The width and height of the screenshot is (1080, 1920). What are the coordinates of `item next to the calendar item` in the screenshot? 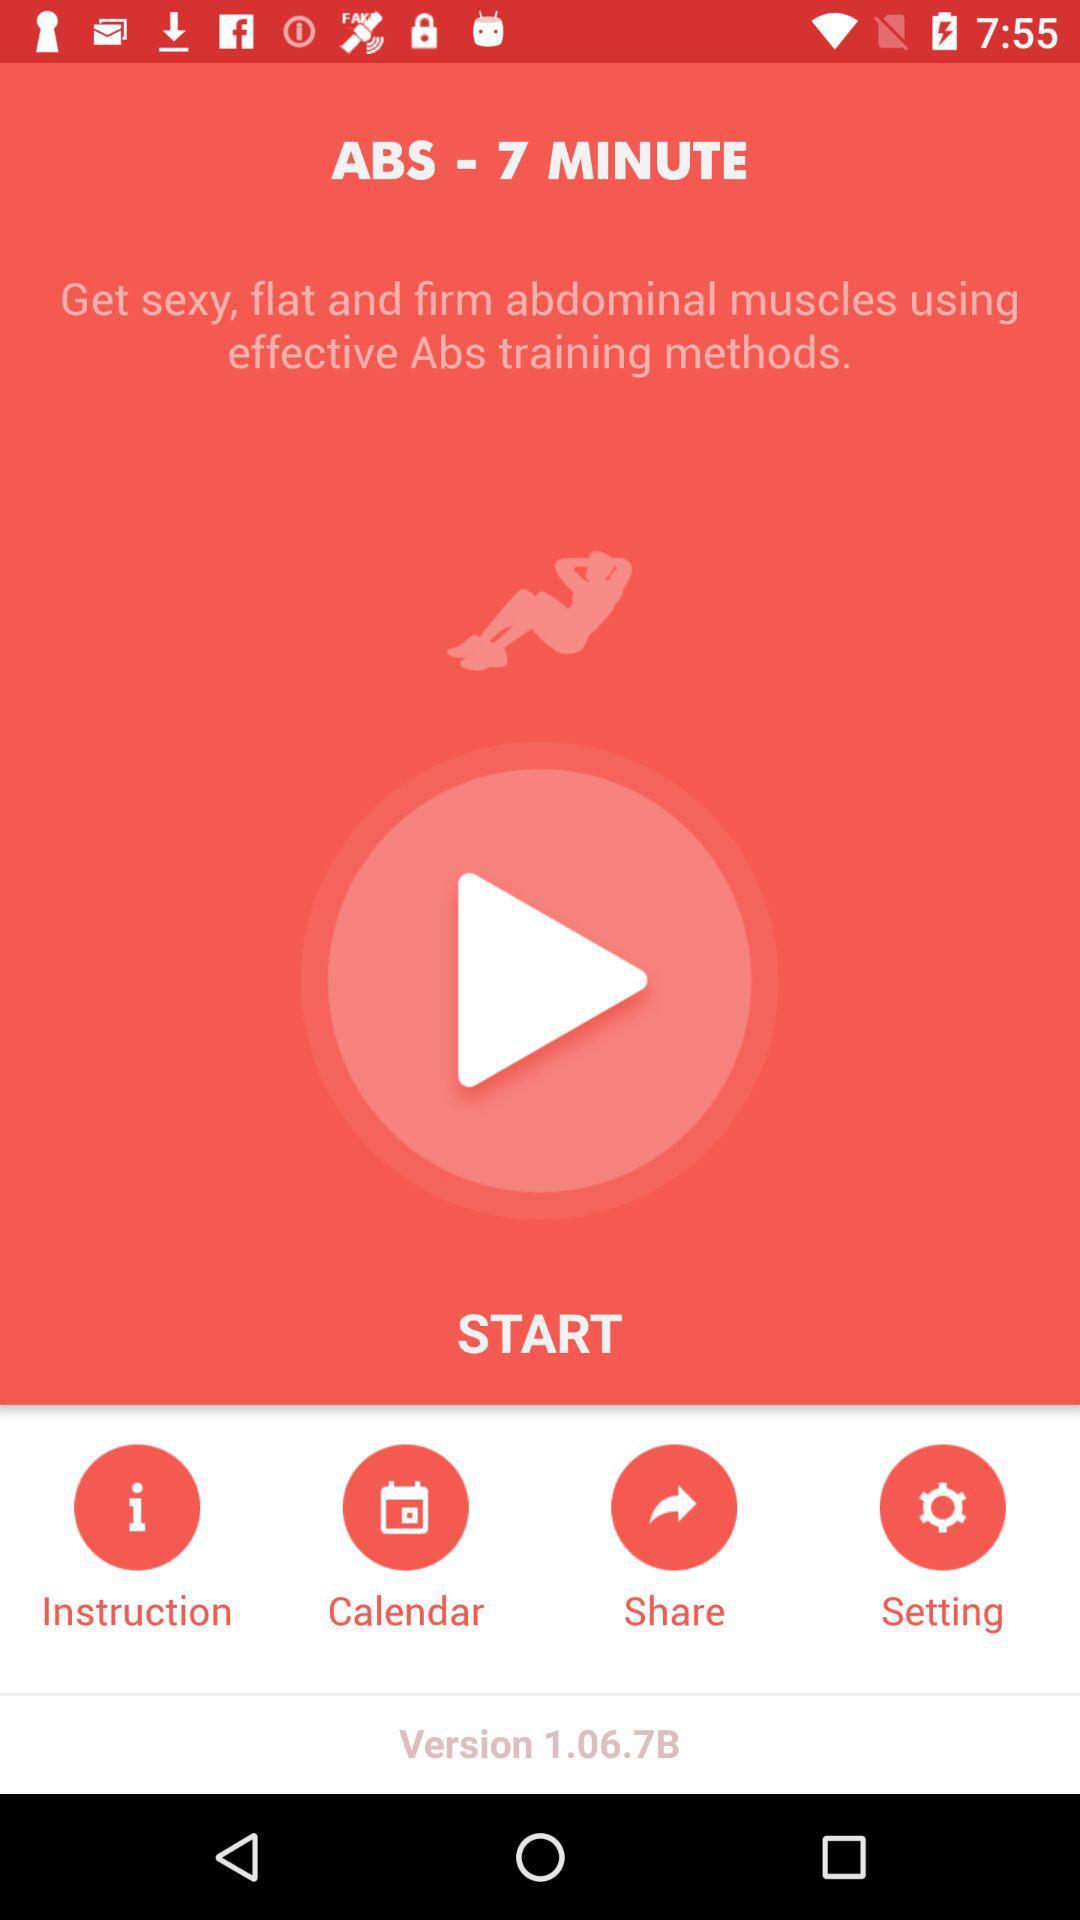 It's located at (674, 1539).